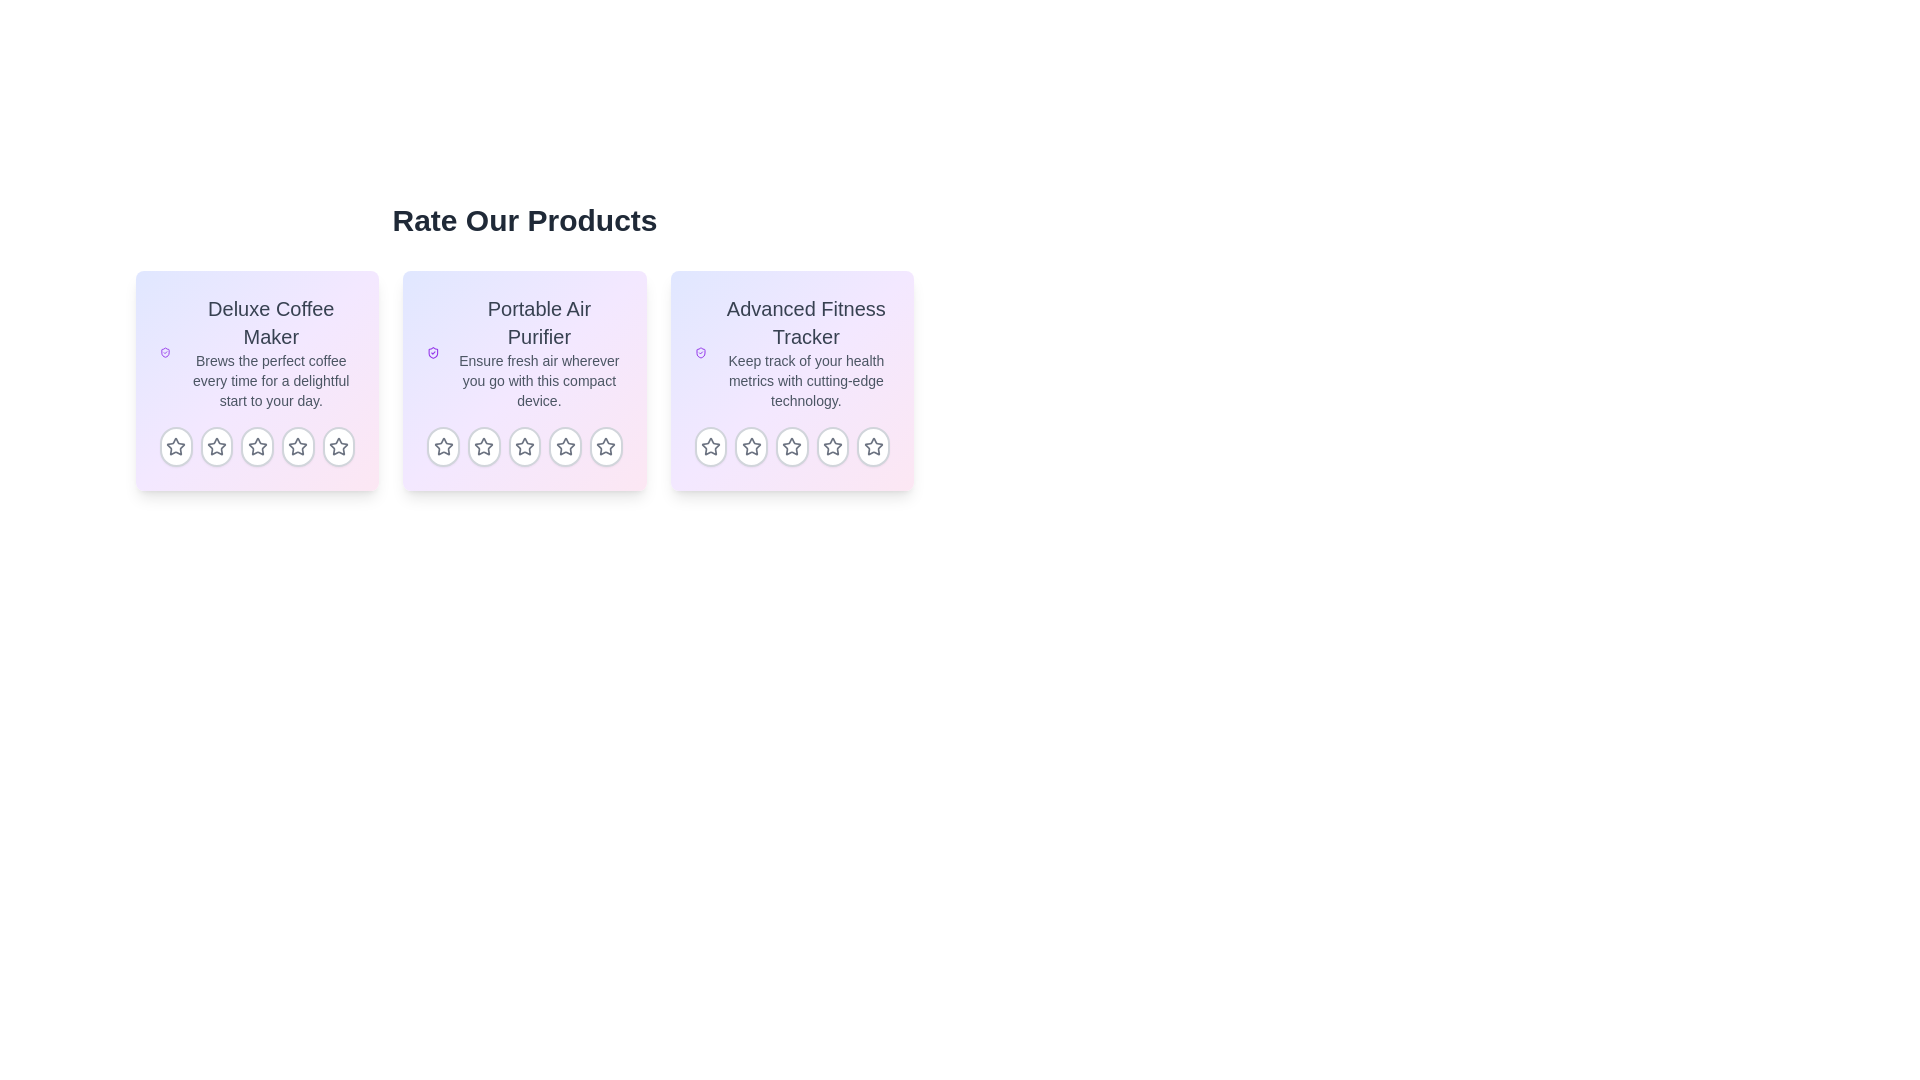 This screenshot has height=1080, width=1920. Describe the element at coordinates (710, 445) in the screenshot. I see `the first star in the rating component under the 'Advanced Fitness Tracker' card` at that location.